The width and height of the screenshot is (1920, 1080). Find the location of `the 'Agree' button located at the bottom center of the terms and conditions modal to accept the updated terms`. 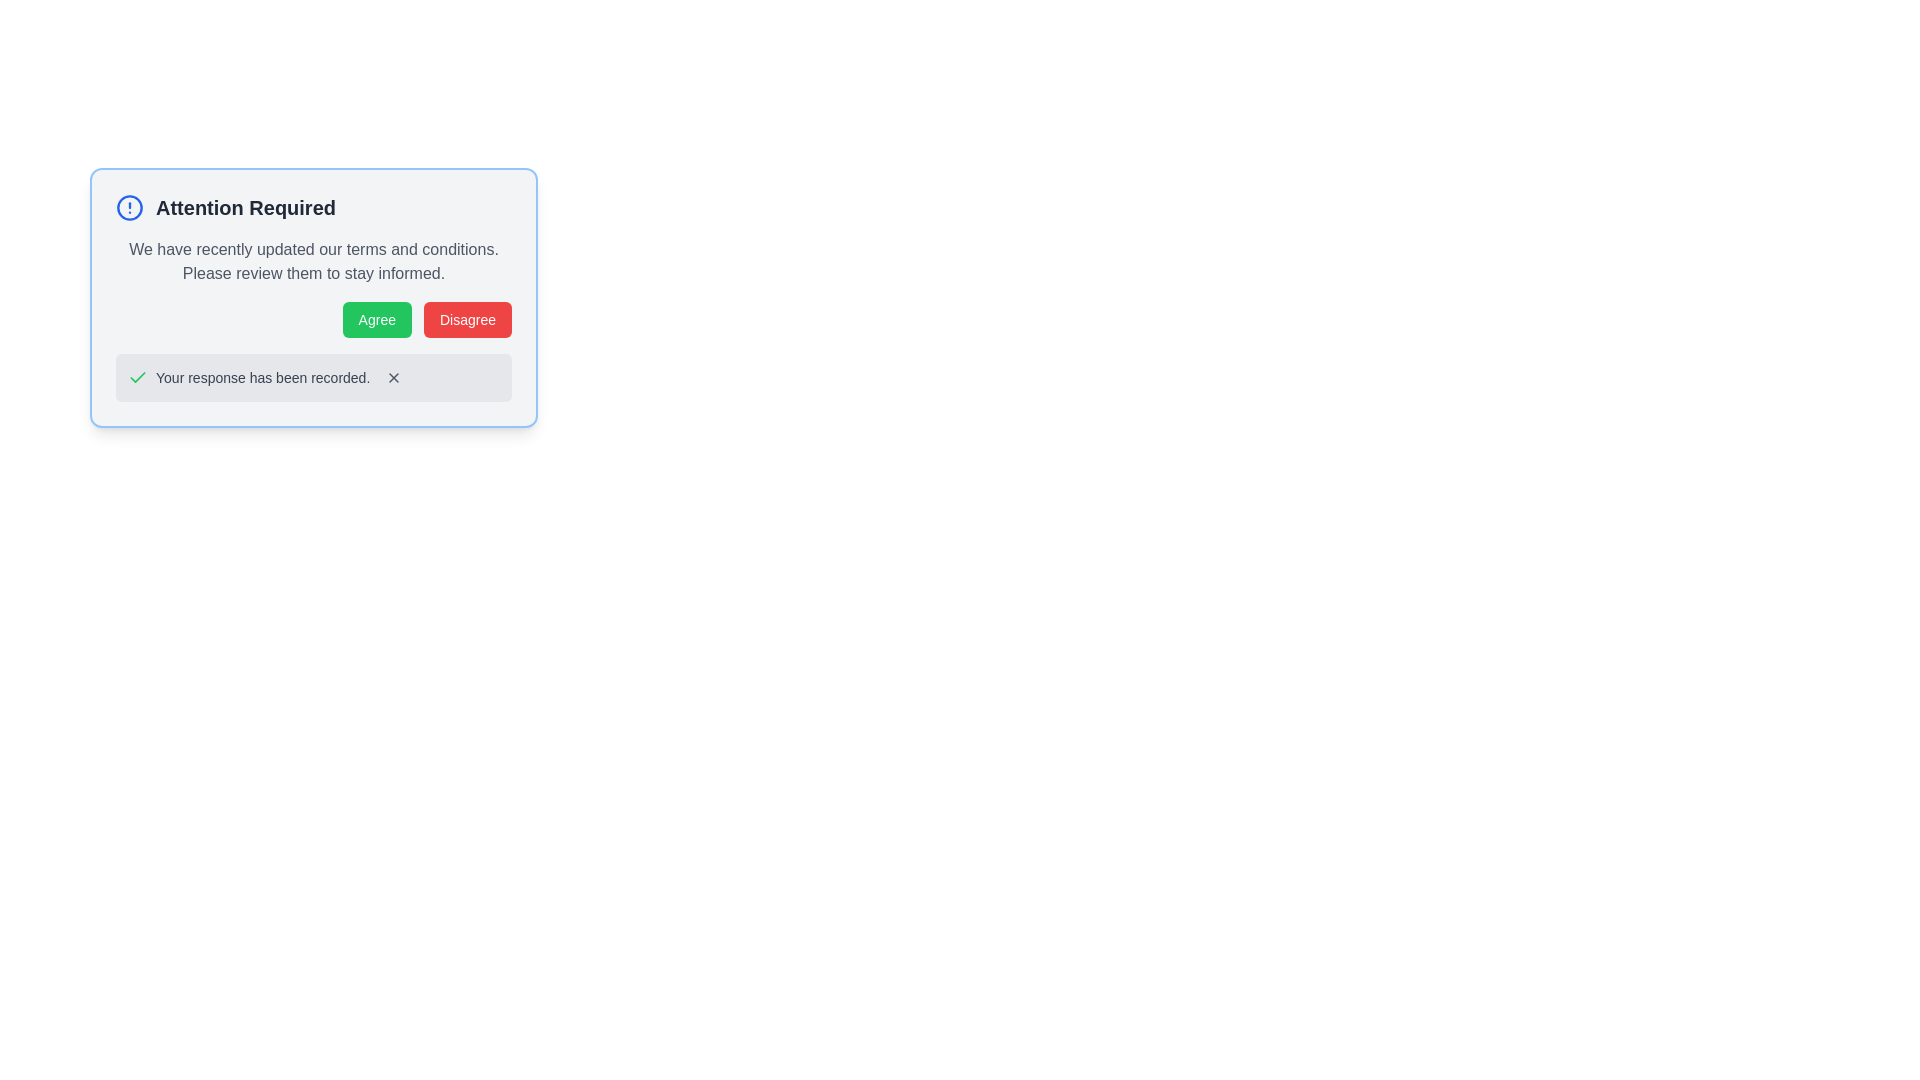

the 'Agree' button located at the bottom center of the terms and conditions modal to accept the updated terms is located at coordinates (312, 319).